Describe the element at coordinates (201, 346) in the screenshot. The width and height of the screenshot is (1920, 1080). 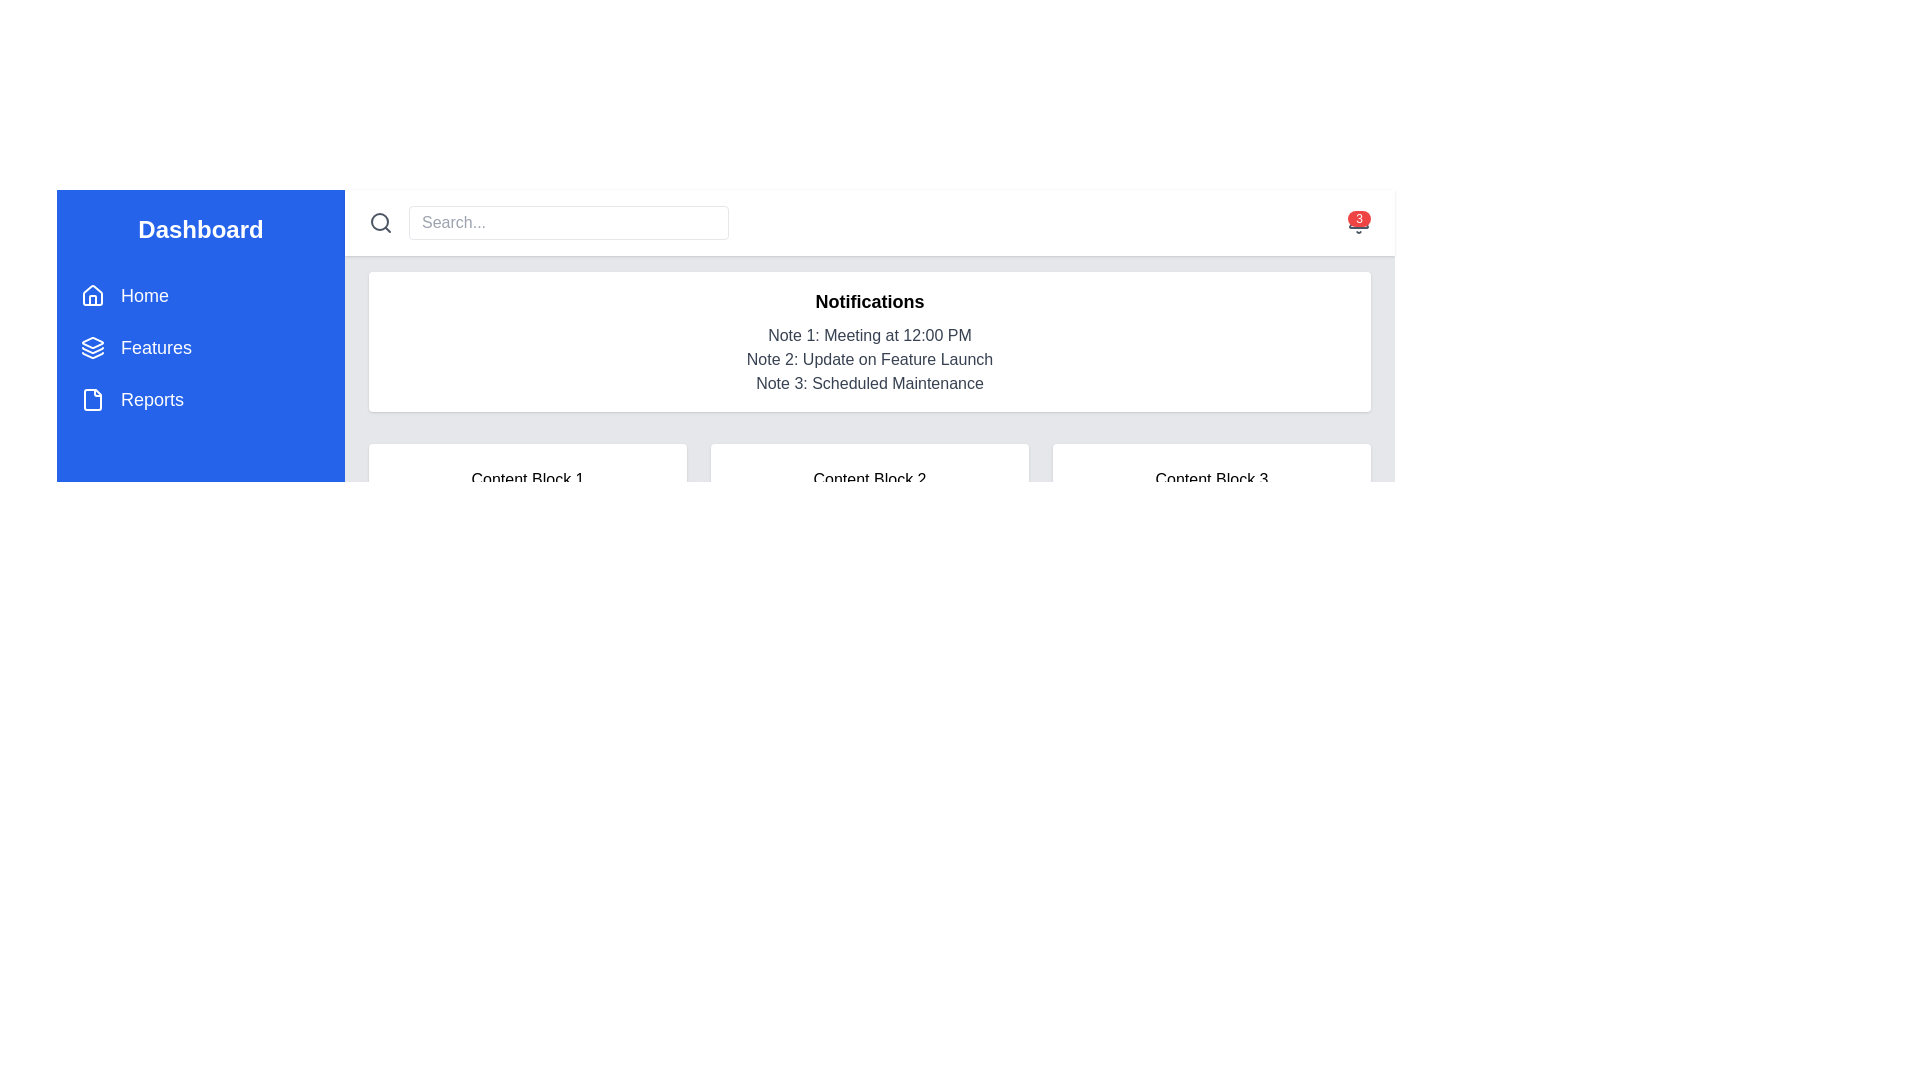
I see `the navigation button in the blue sidebar that directs to the 'Features' page, positioned between 'Home' and 'Reports'` at that location.